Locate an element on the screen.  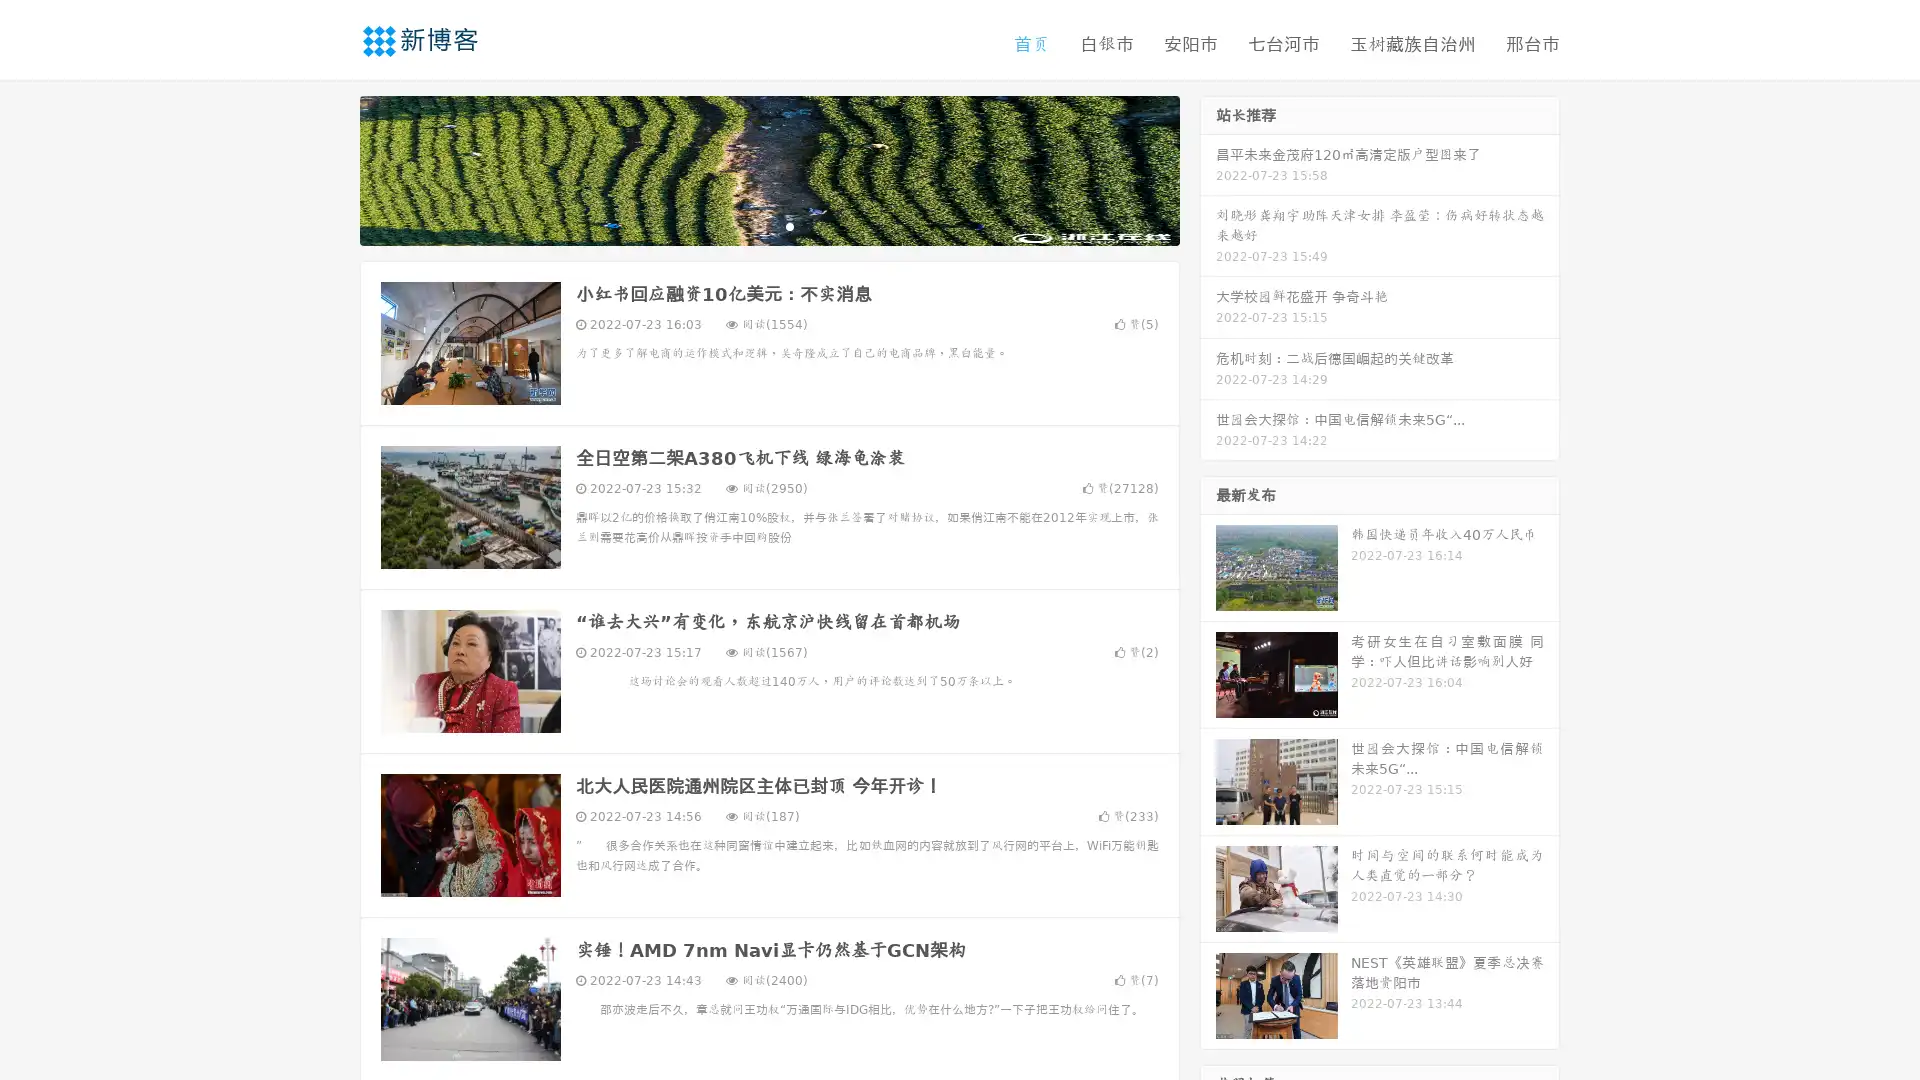
Go to slide 1 is located at coordinates (748, 225).